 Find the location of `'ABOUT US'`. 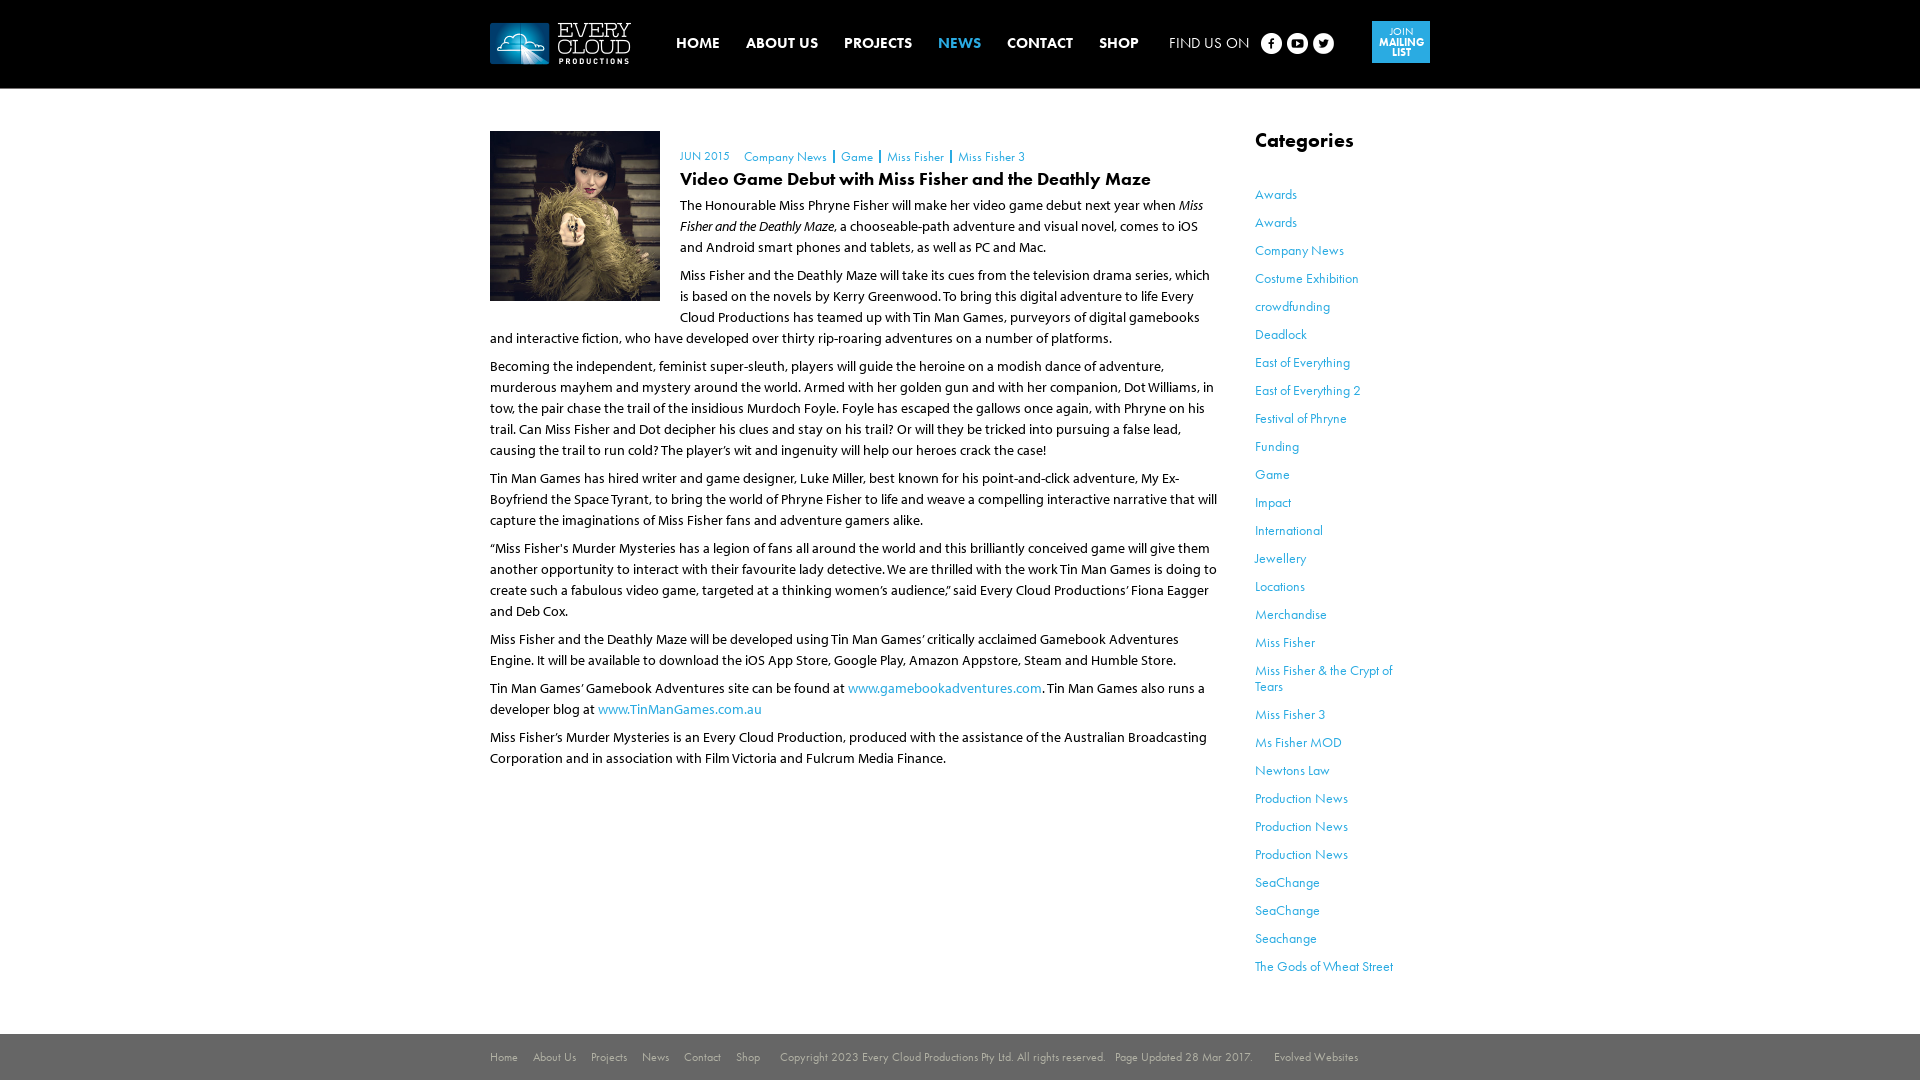

'ABOUT US' is located at coordinates (781, 42).